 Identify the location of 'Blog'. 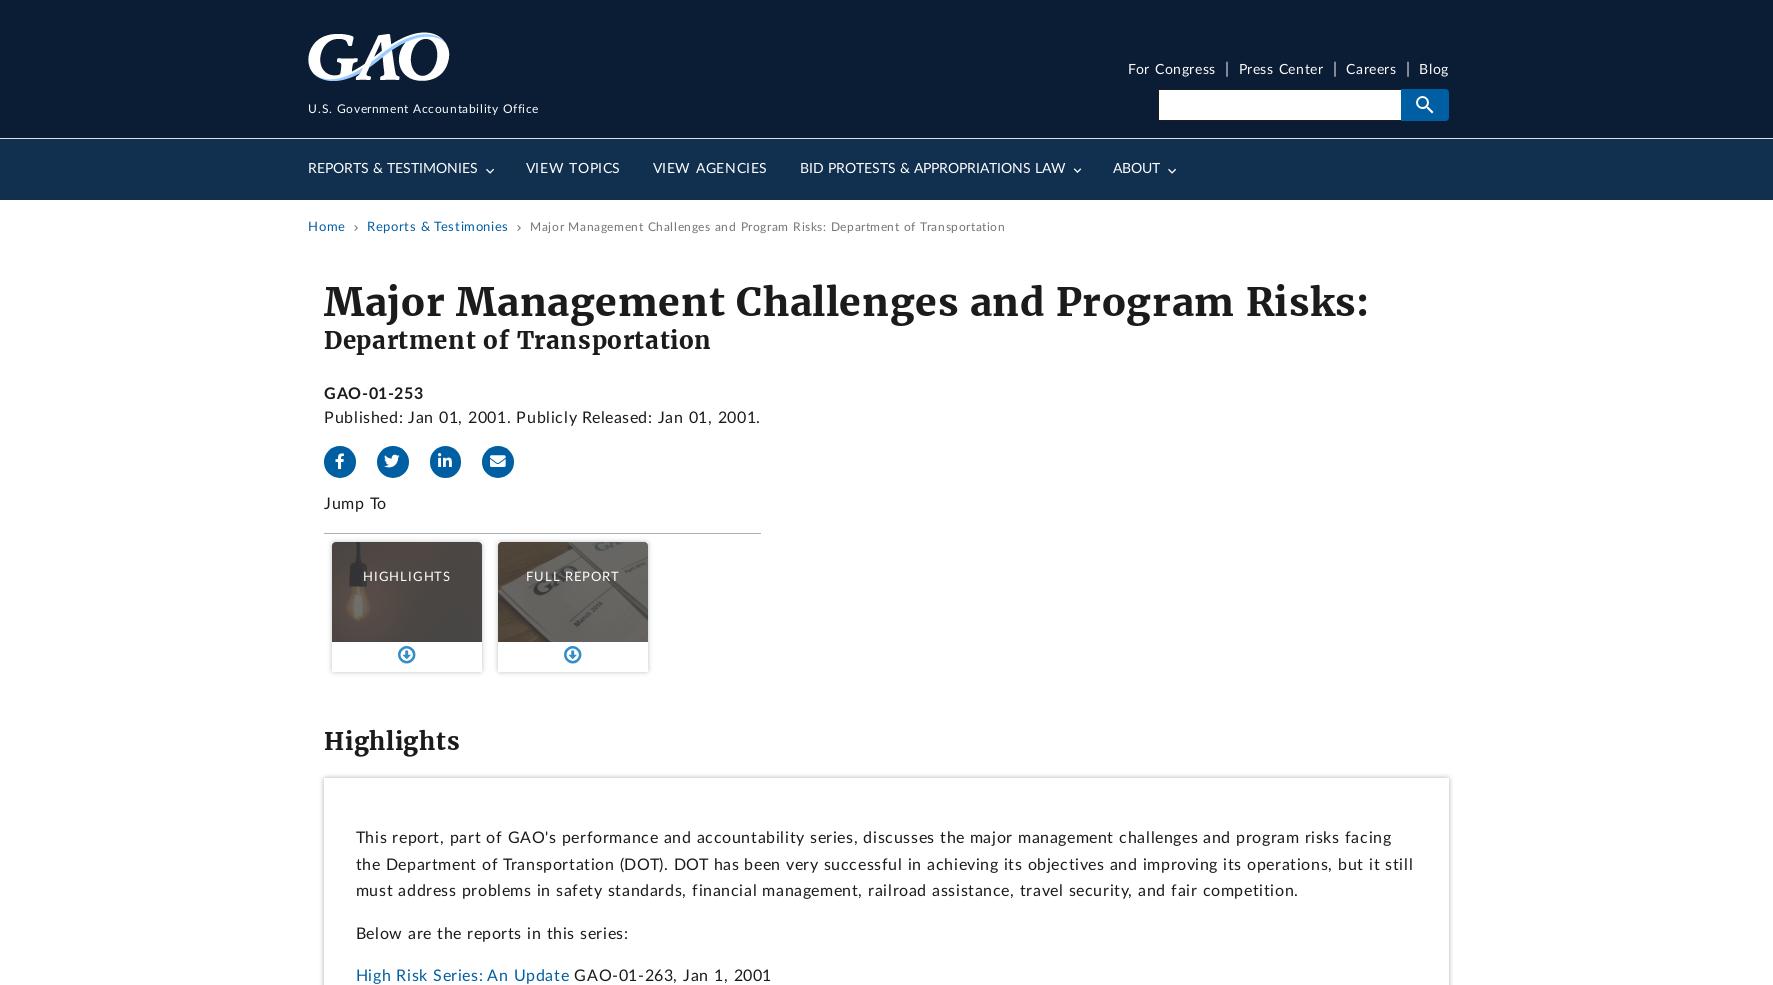
(1432, 68).